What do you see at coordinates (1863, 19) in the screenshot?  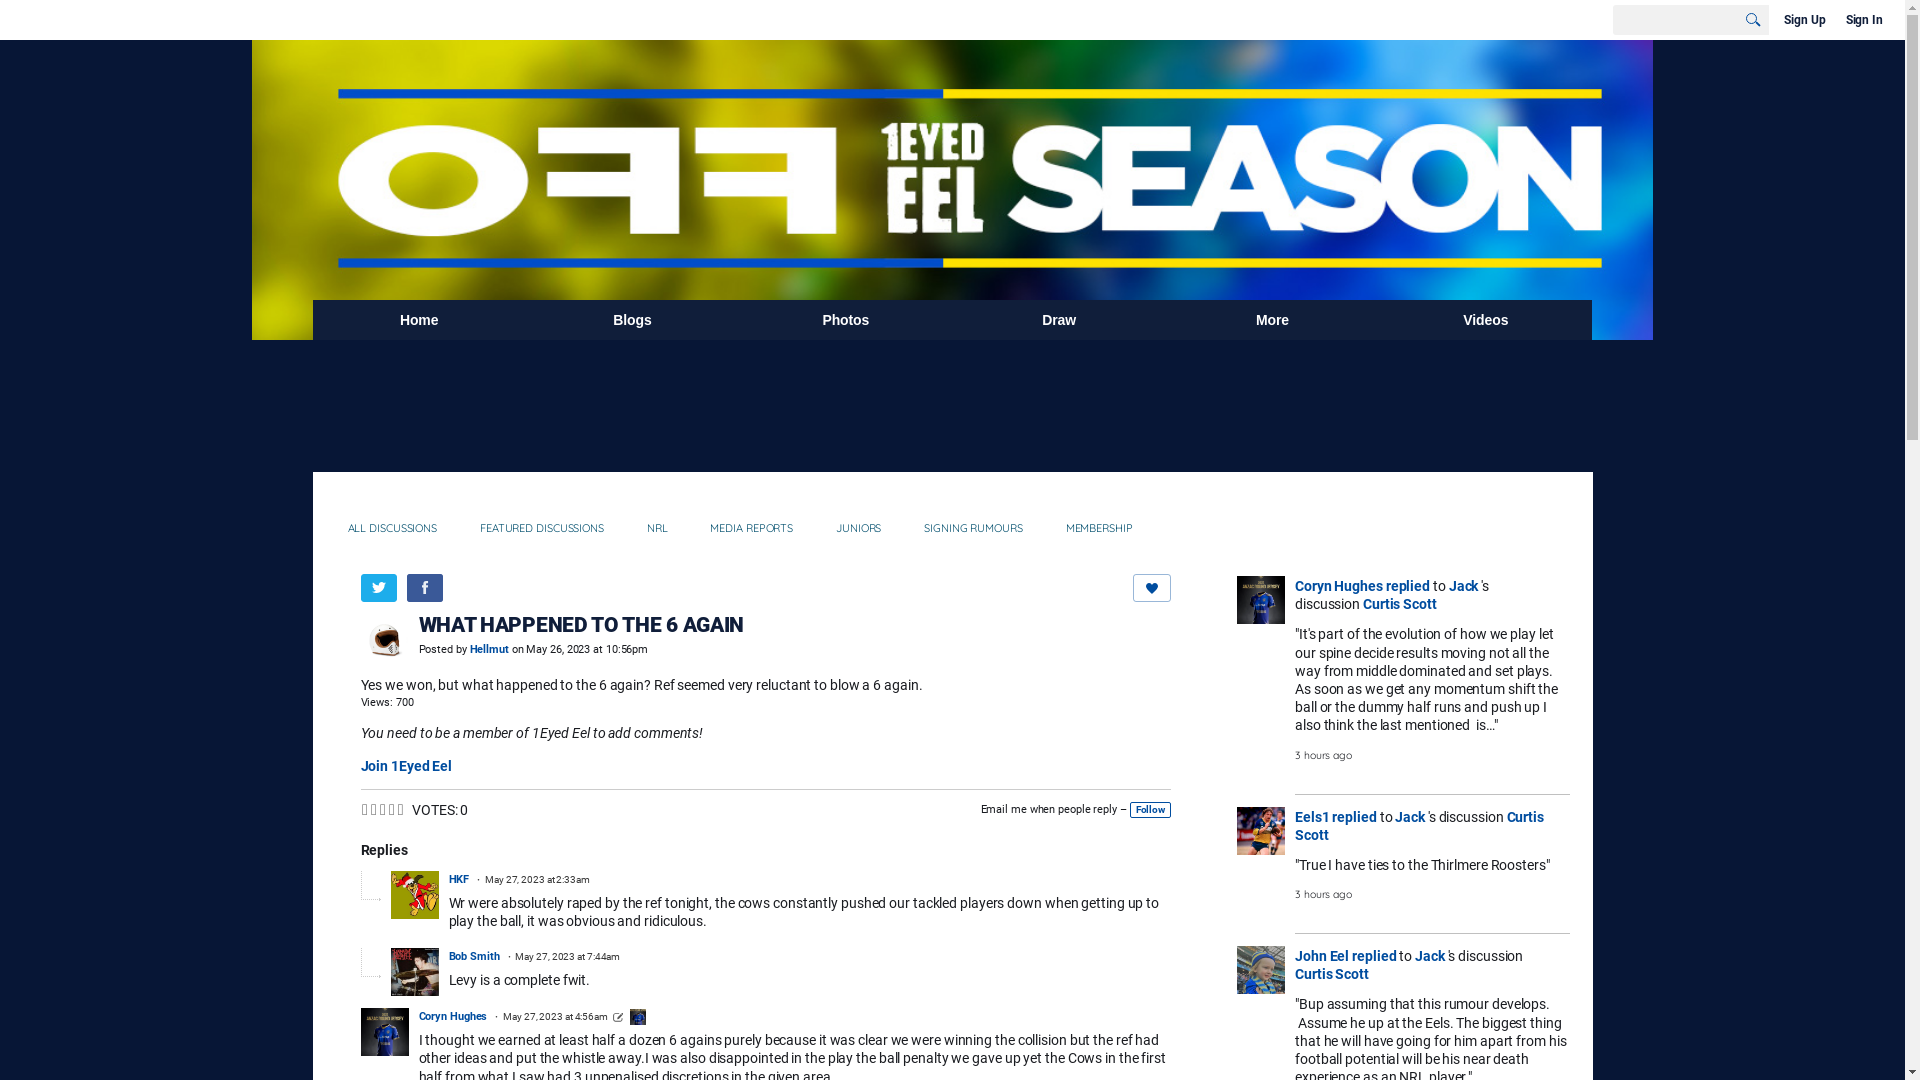 I see `'Sign In'` at bounding box center [1863, 19].